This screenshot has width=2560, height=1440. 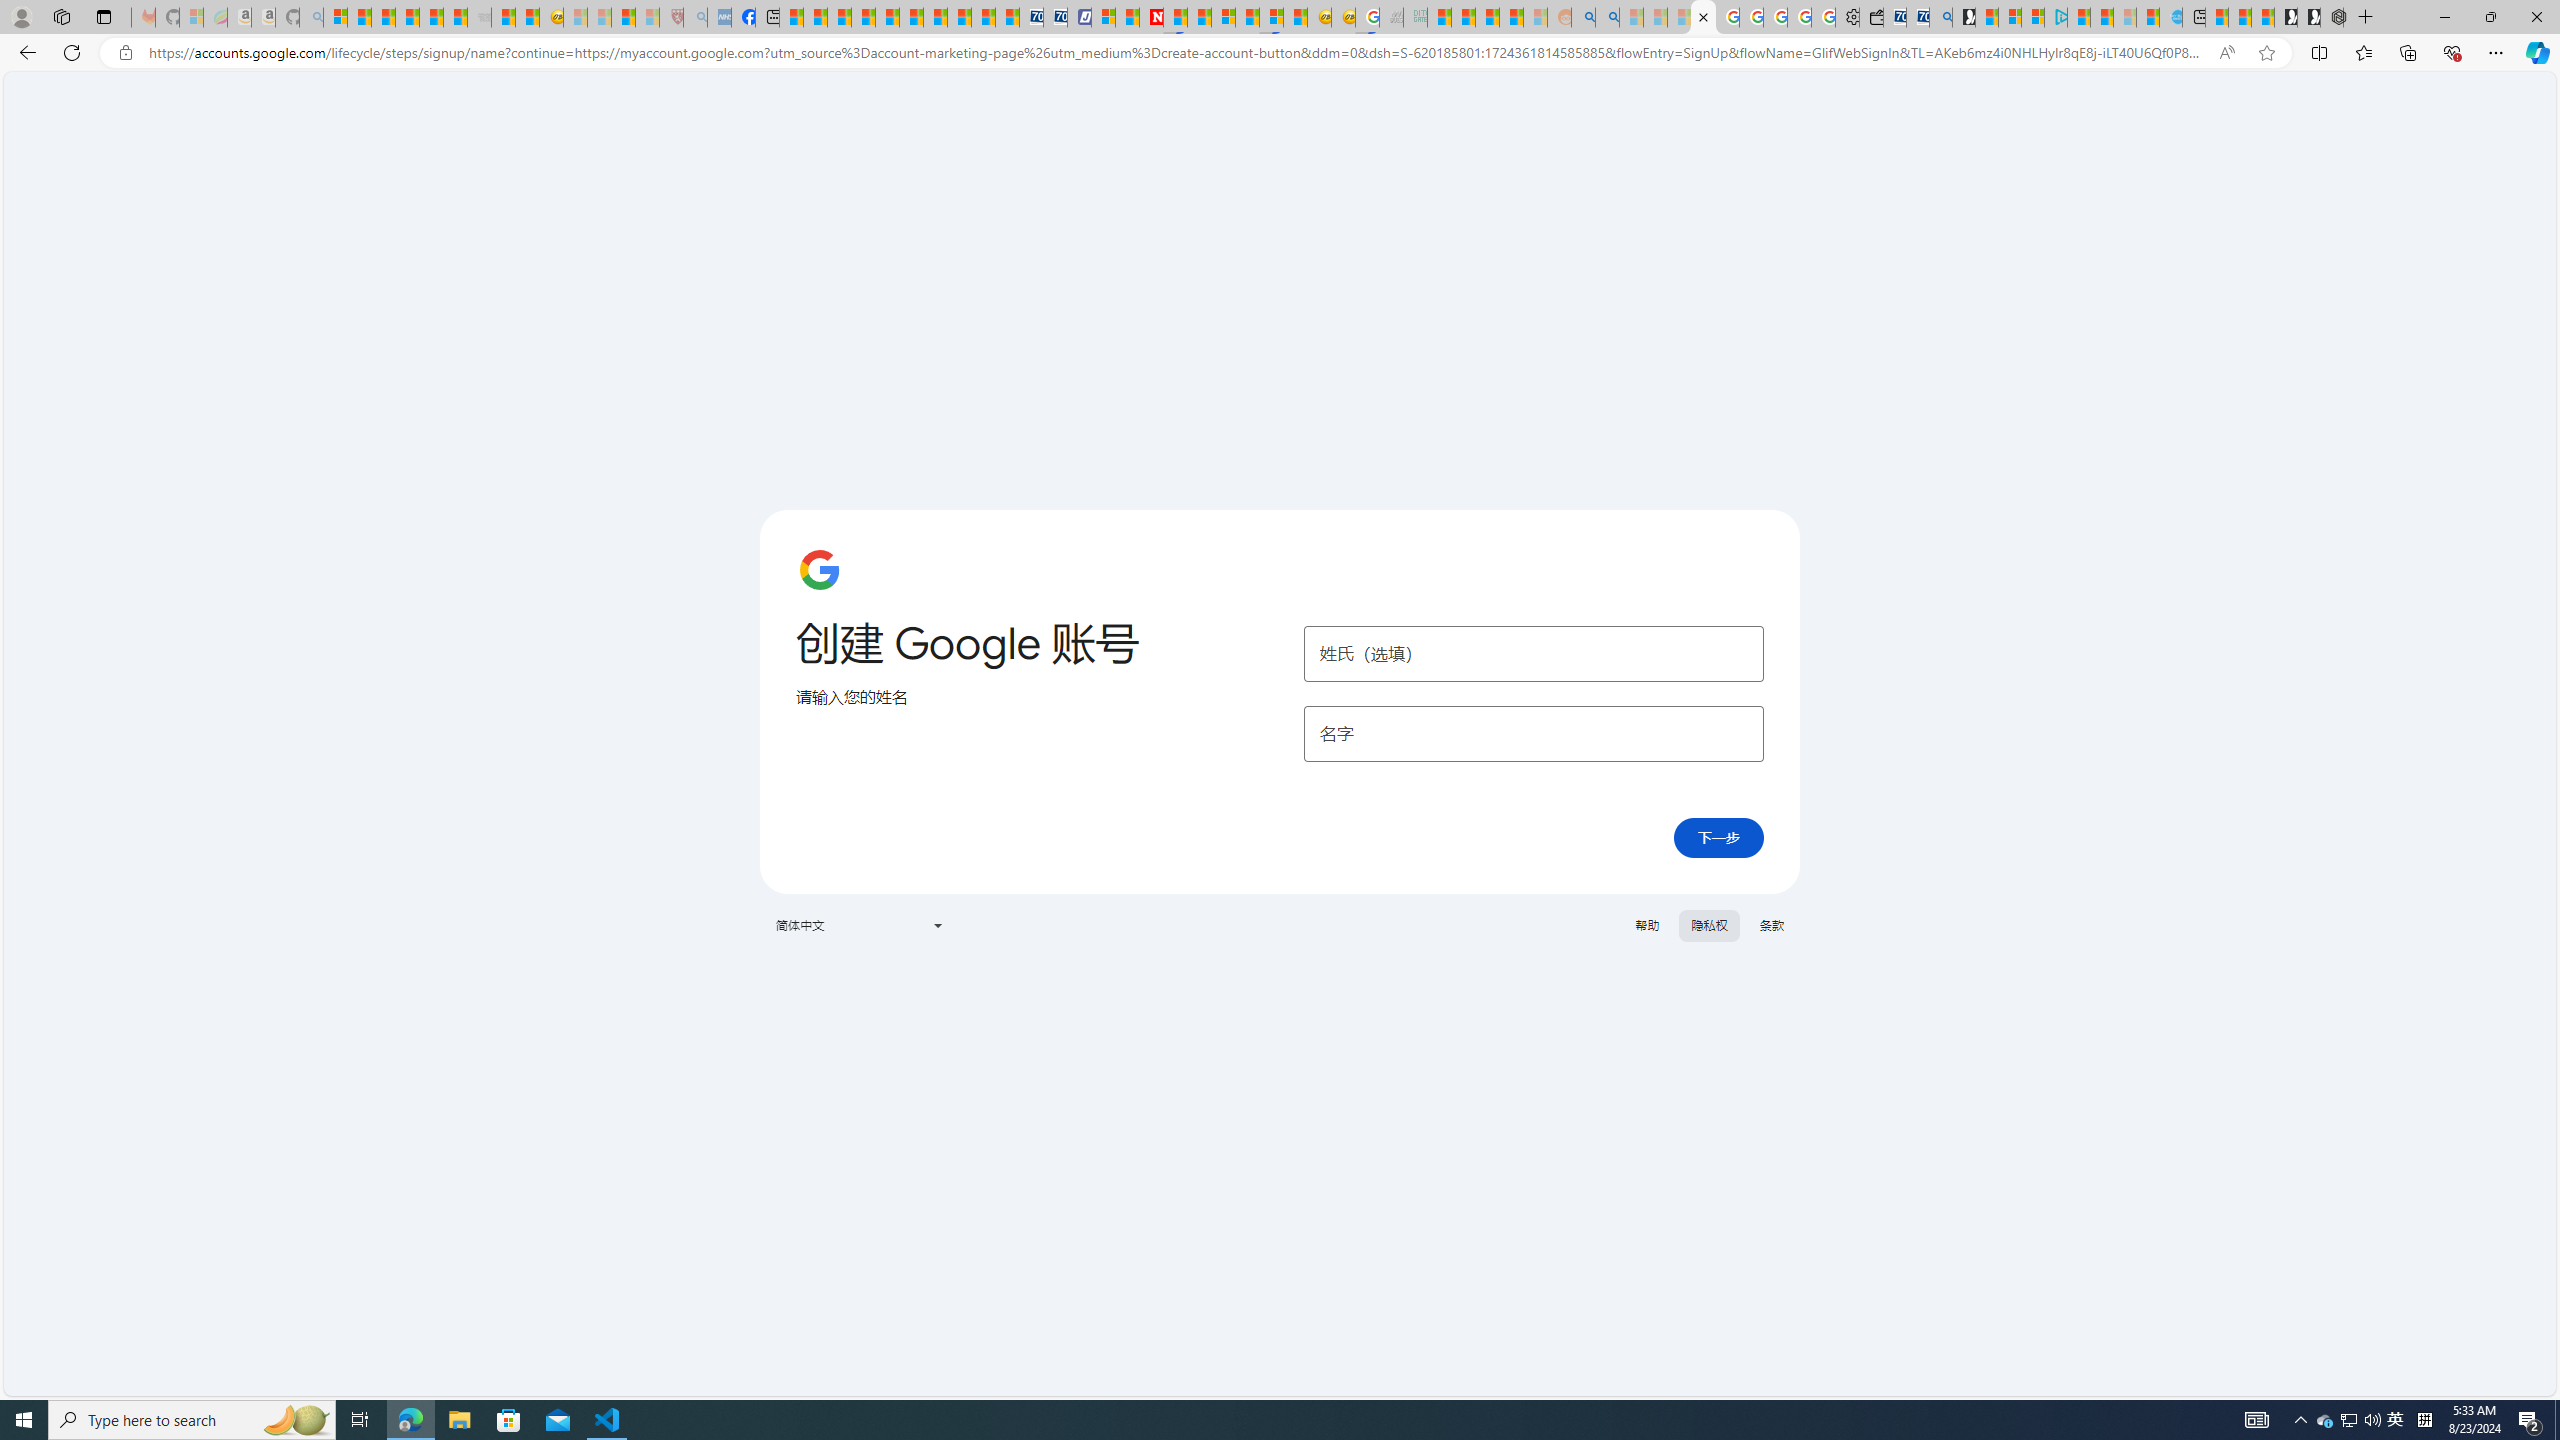 What do you see at coordinates (1916, 16) in the screenshot?
I see `'Cheap Car Rentals - Save70.com'` at bounding box center [1916, 16].